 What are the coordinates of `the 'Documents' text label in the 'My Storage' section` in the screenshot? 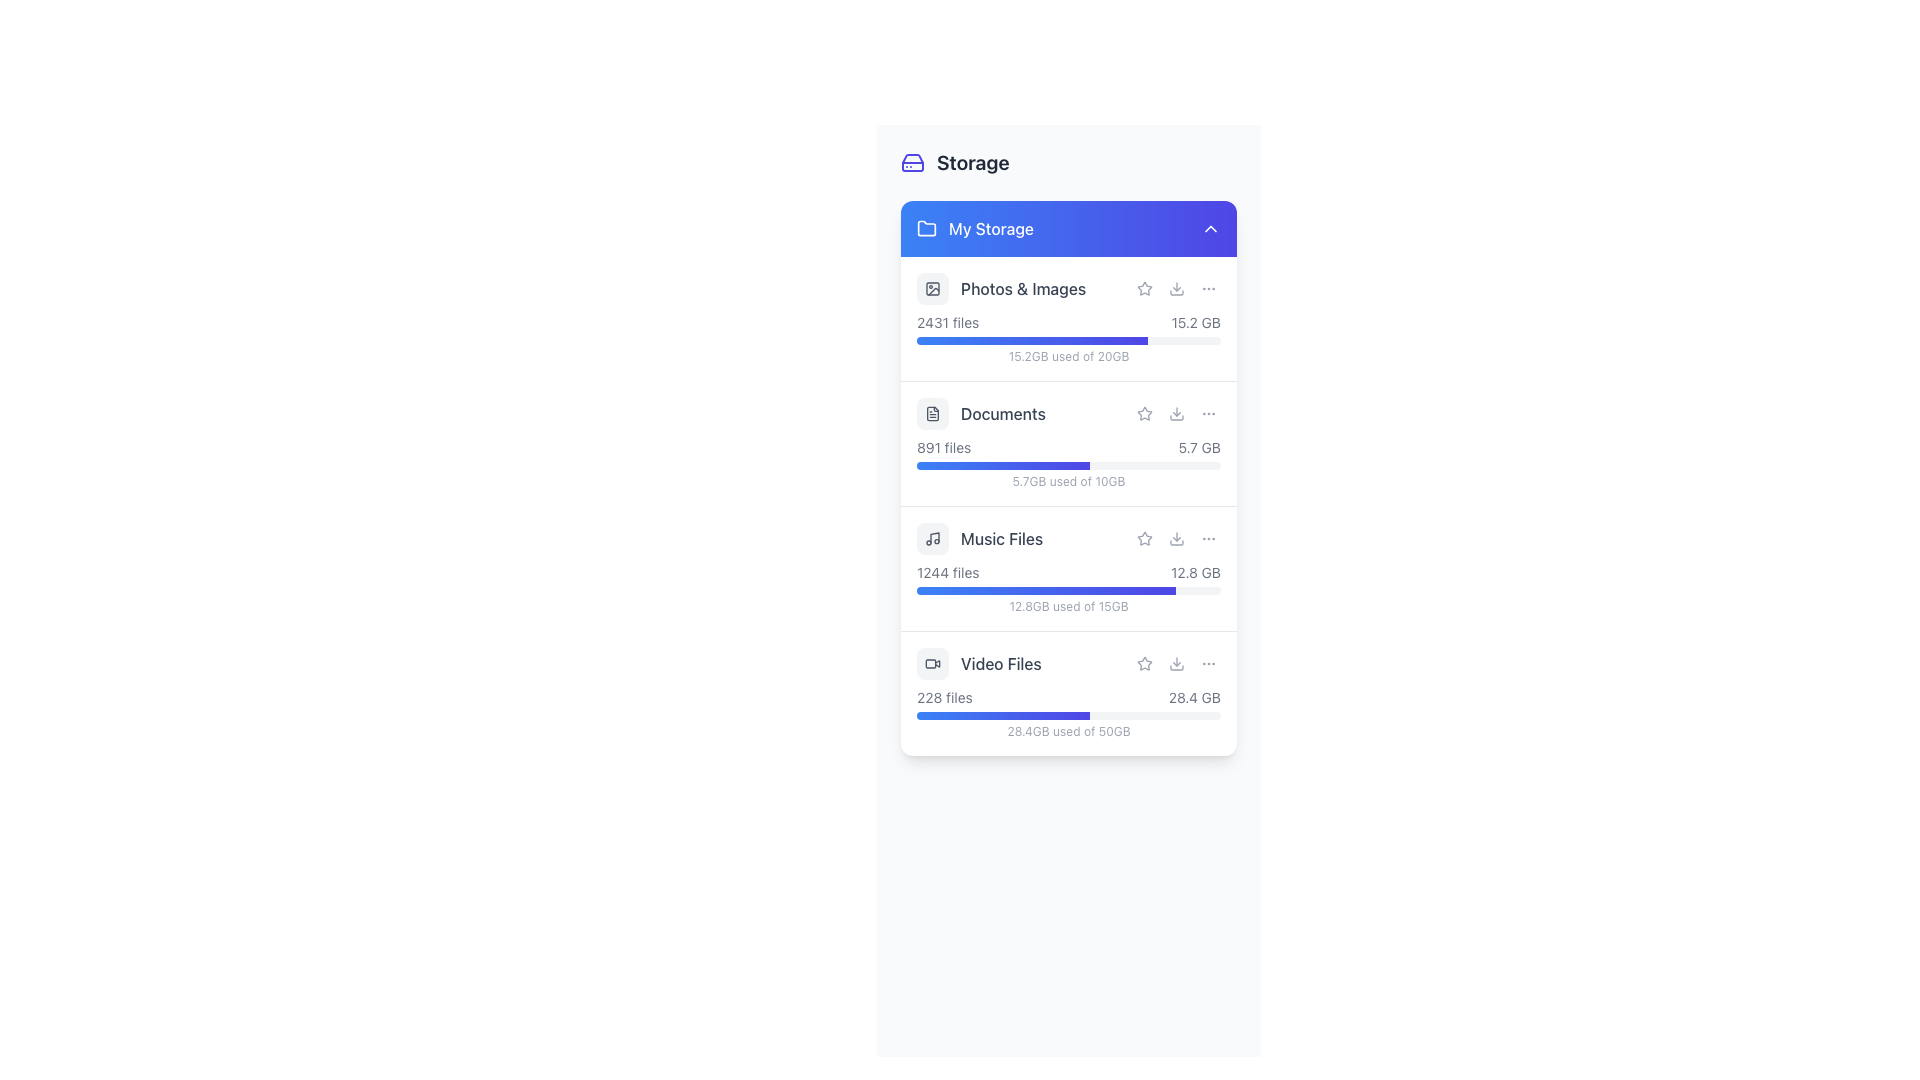 It's located at (1003, 412).